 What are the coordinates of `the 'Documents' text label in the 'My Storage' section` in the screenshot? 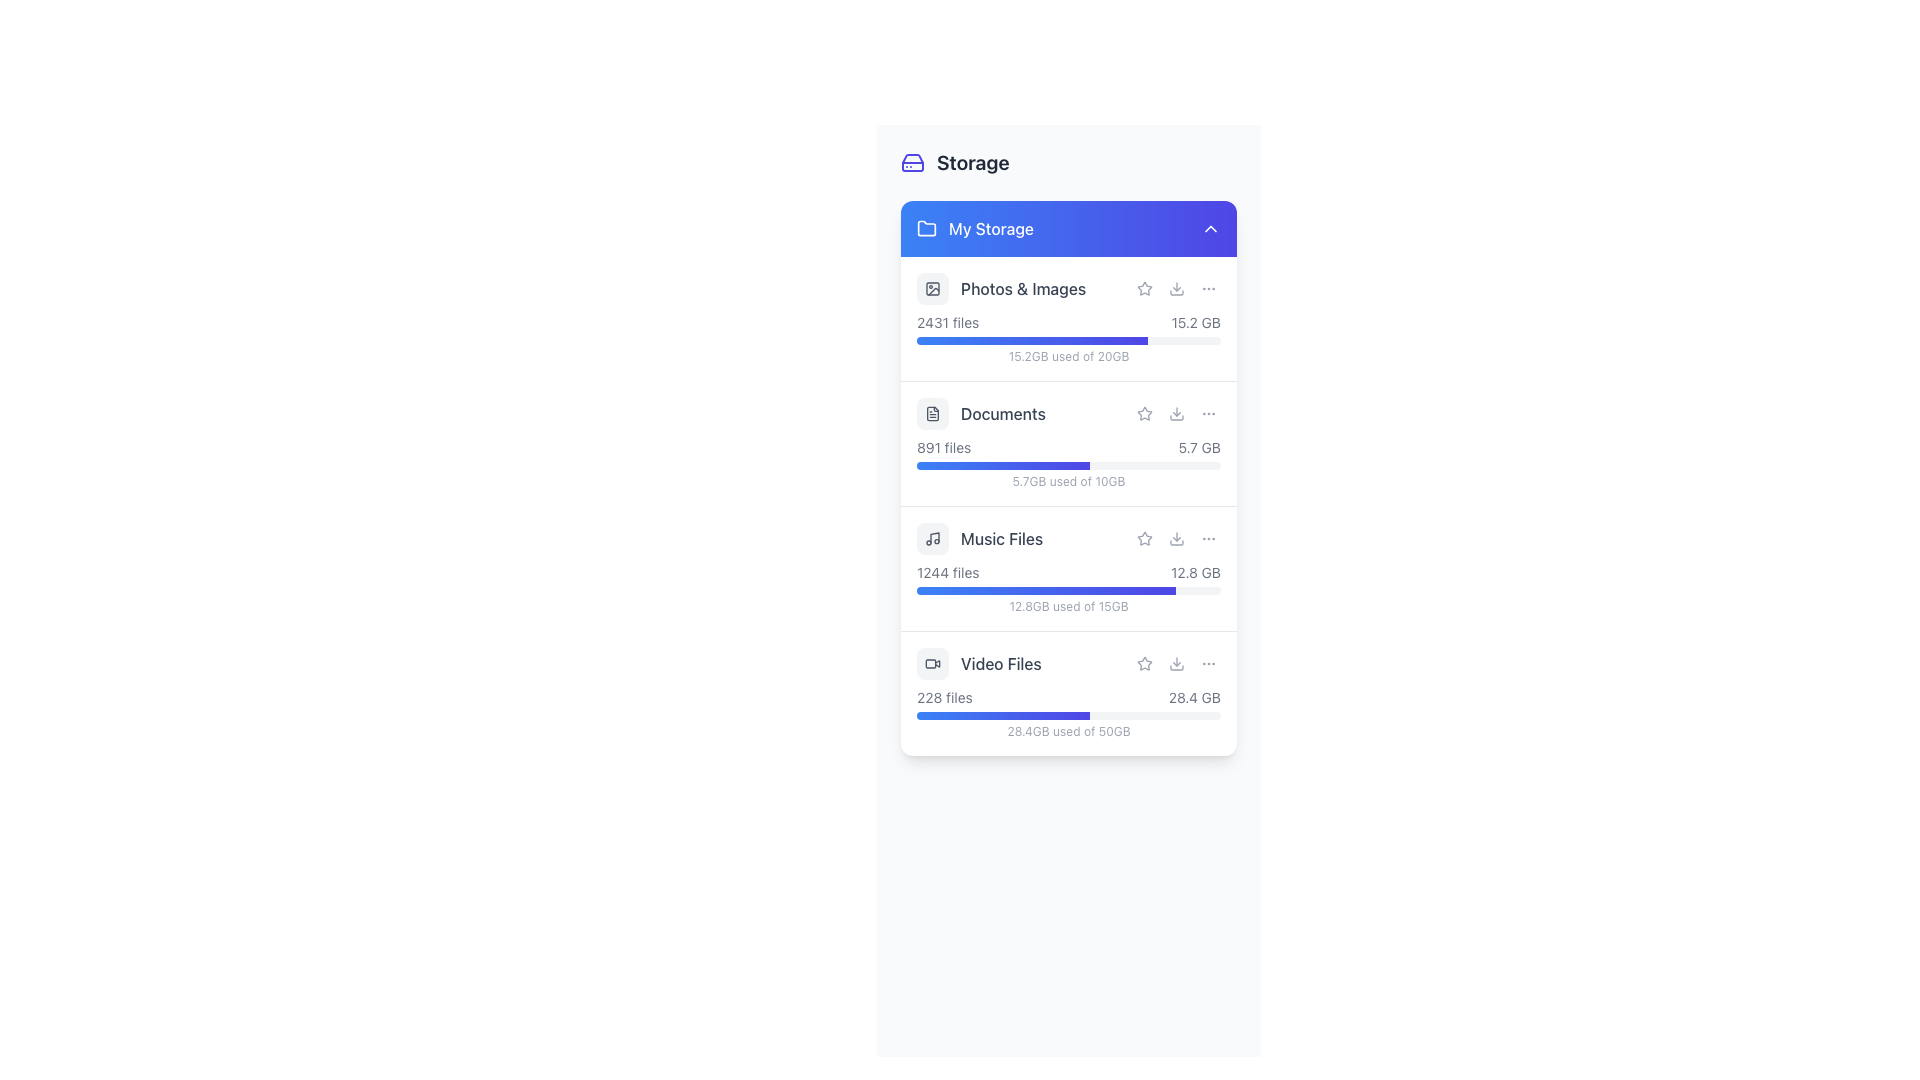 It's located at (1003, 412).